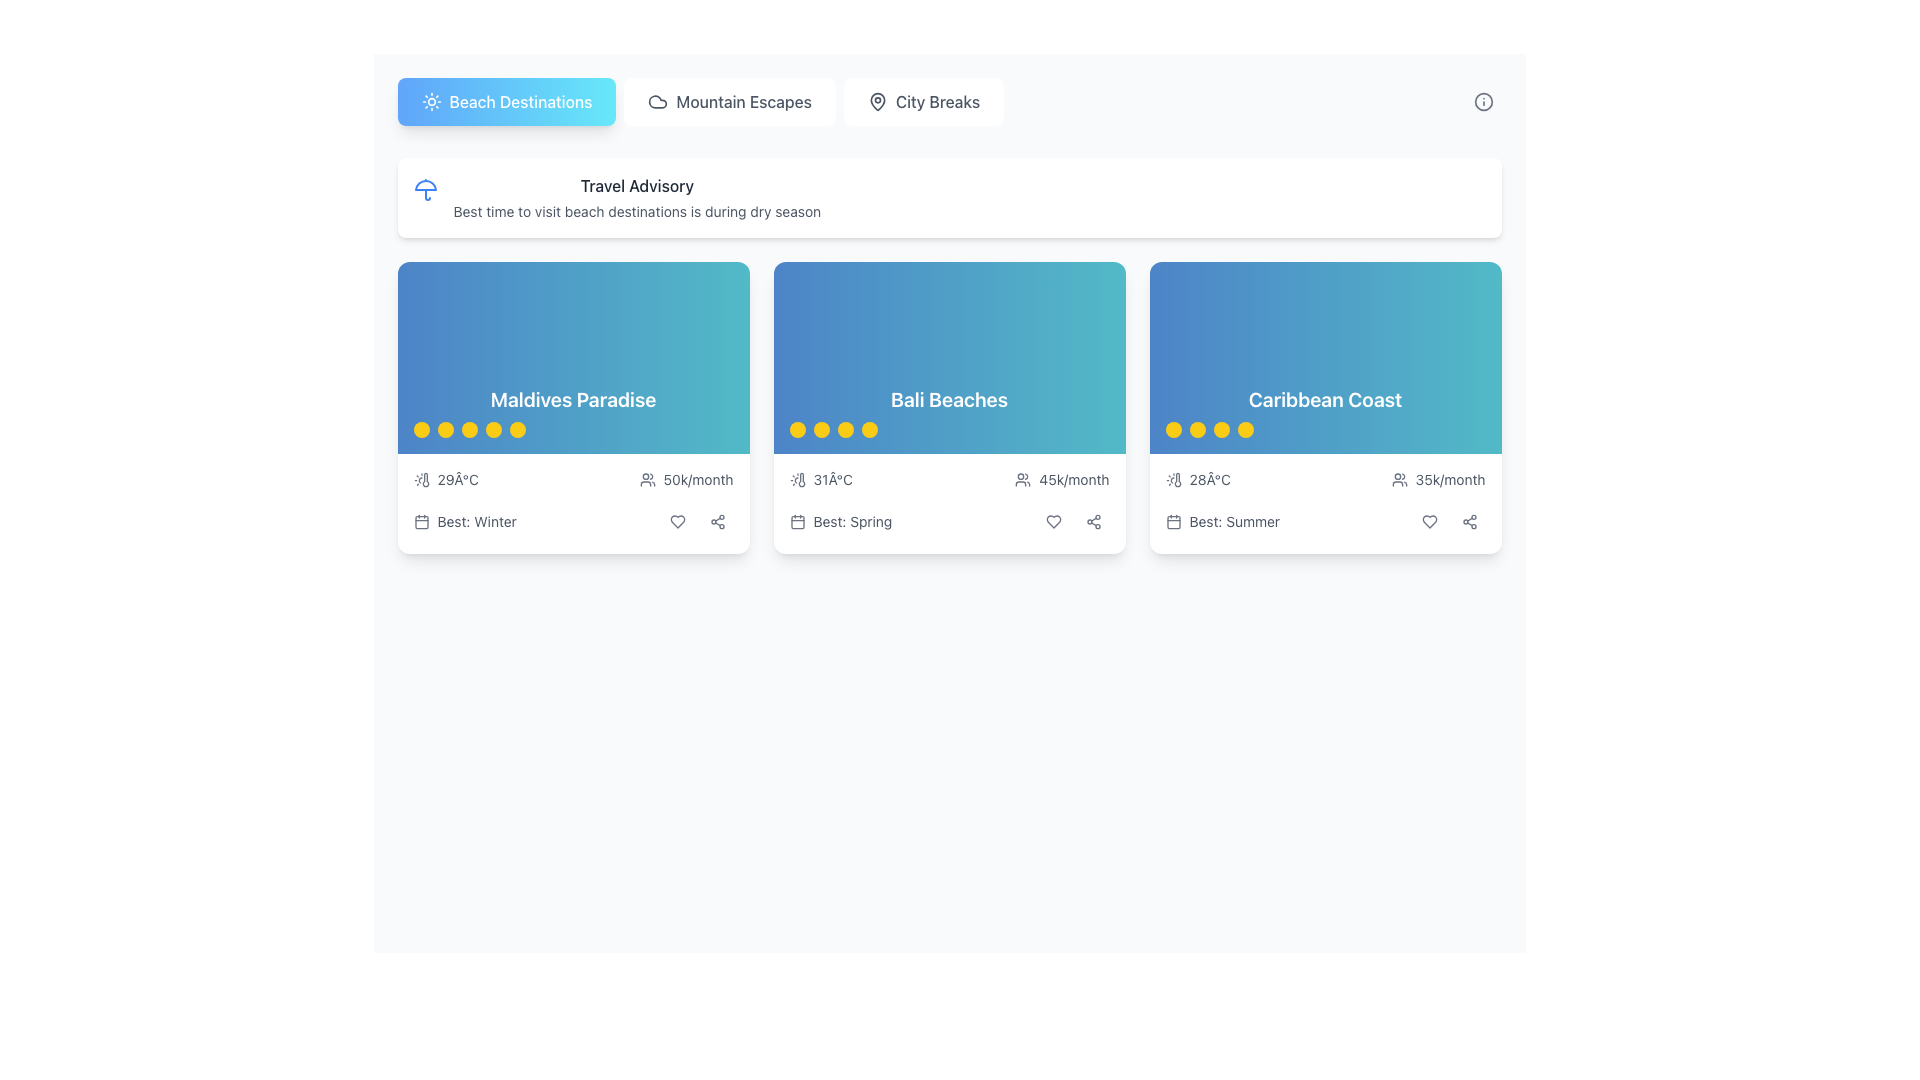  Describe the element at coordinates (420, 521) in the screenshot. I see `the main rectangular area inside the calendar icon located below the 'Best' text in the card for 'Maldives Paradise.'` at that location.